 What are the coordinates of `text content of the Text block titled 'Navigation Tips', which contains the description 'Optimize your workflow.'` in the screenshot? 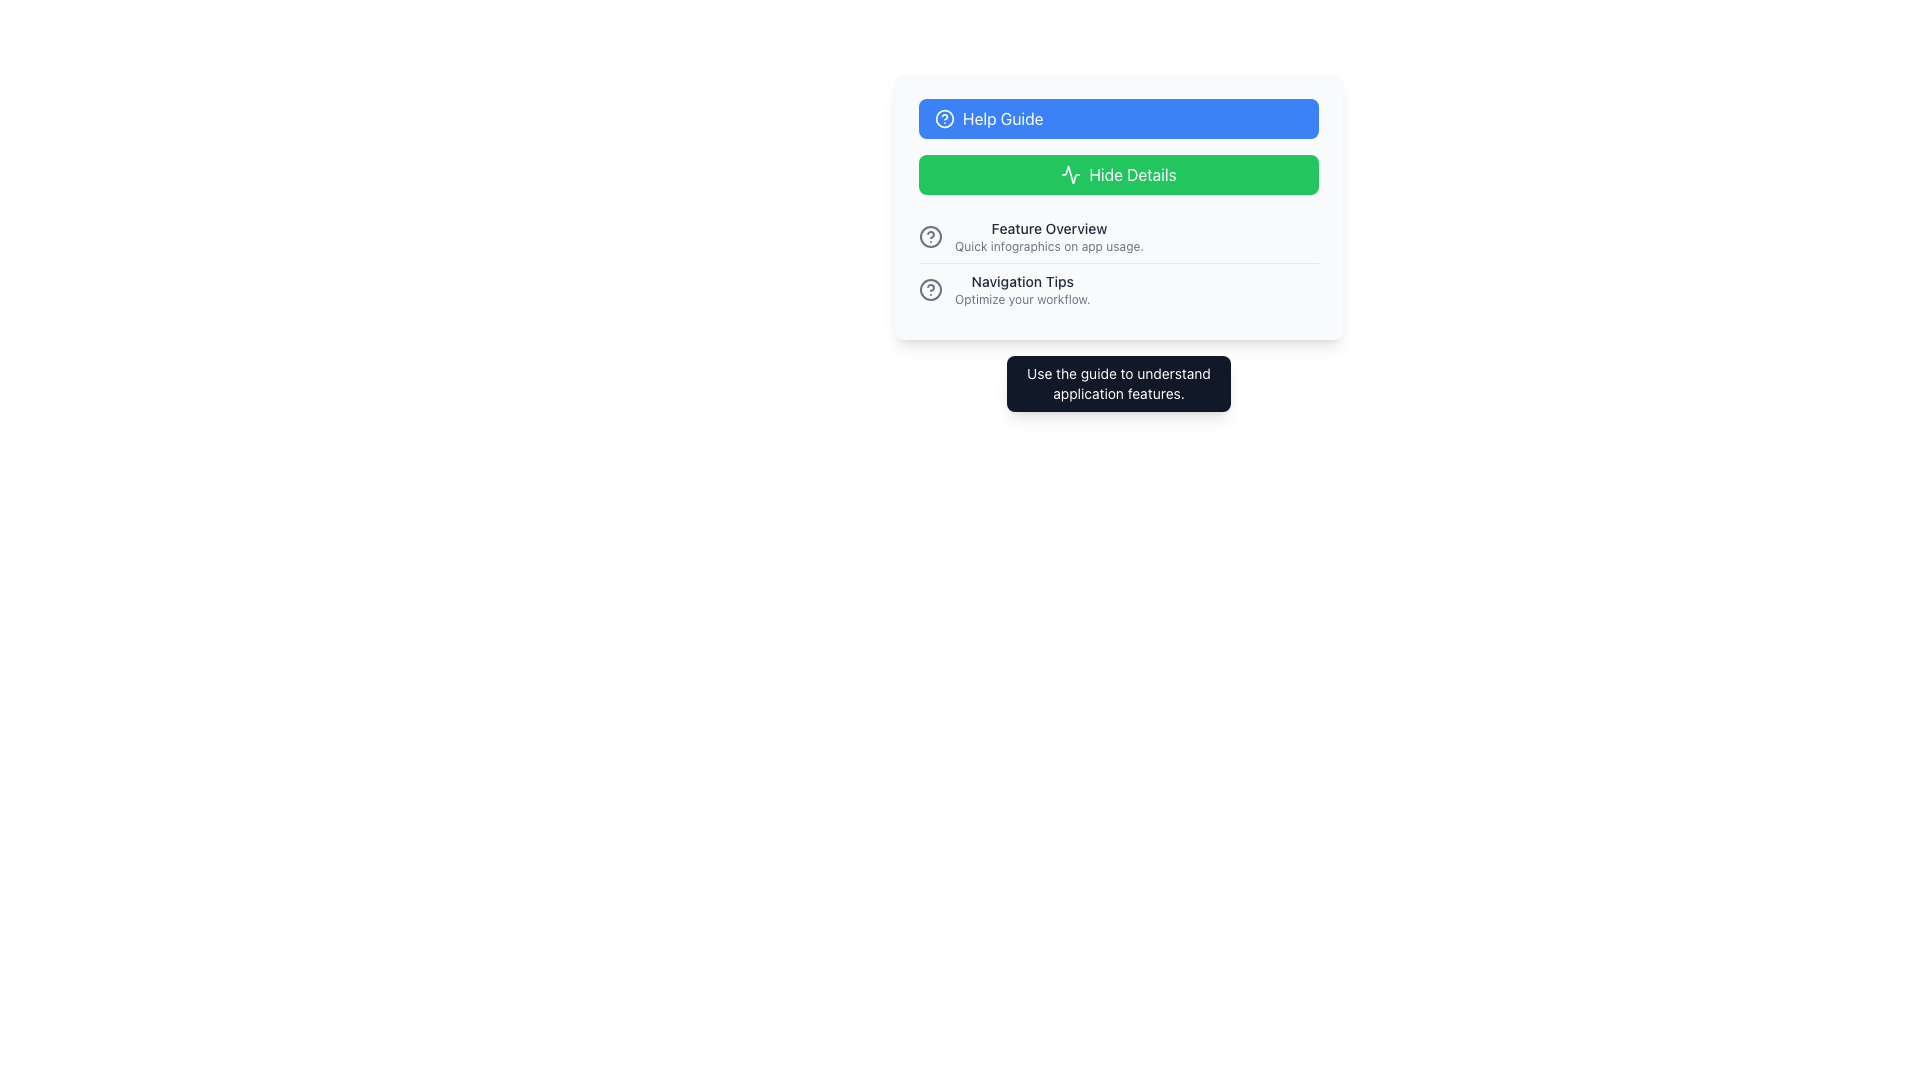 It's located at (1022, 289).